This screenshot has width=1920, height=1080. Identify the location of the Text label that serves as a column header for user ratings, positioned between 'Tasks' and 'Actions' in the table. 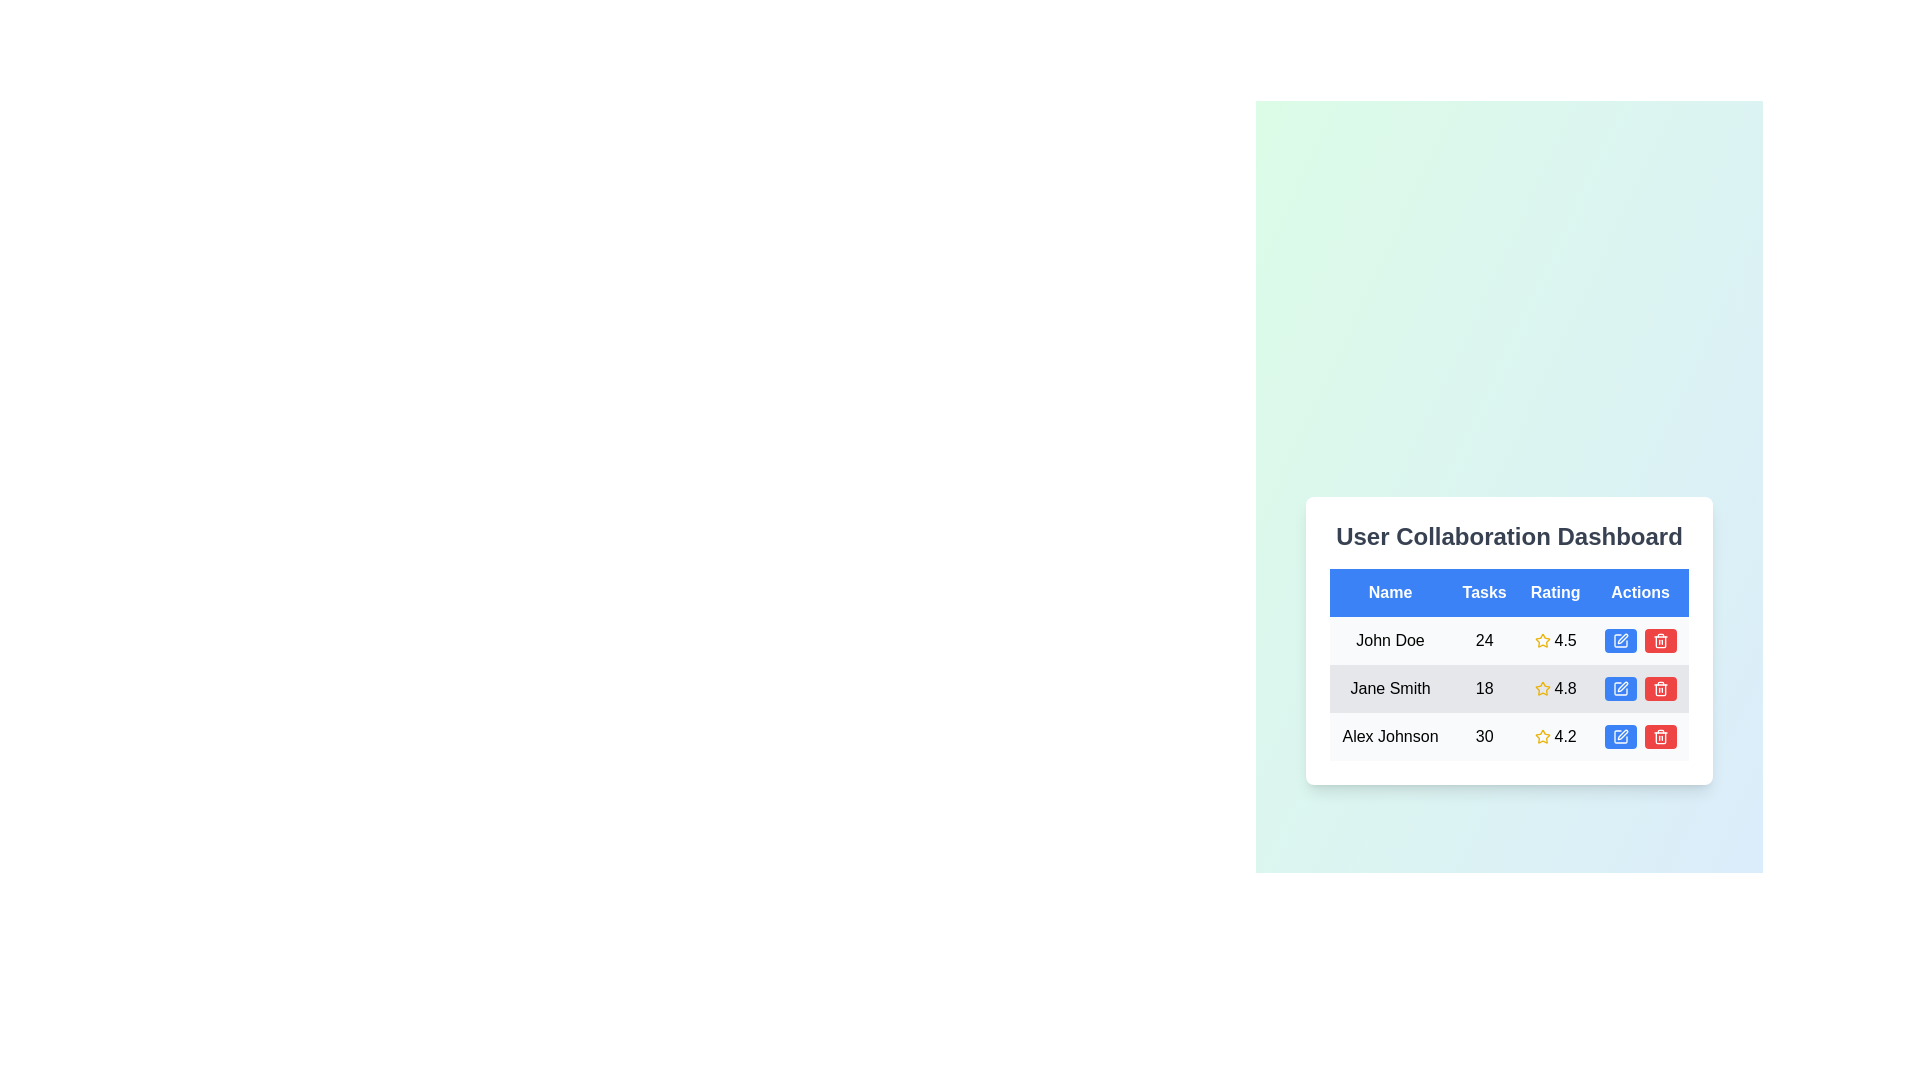
(1554, 592).